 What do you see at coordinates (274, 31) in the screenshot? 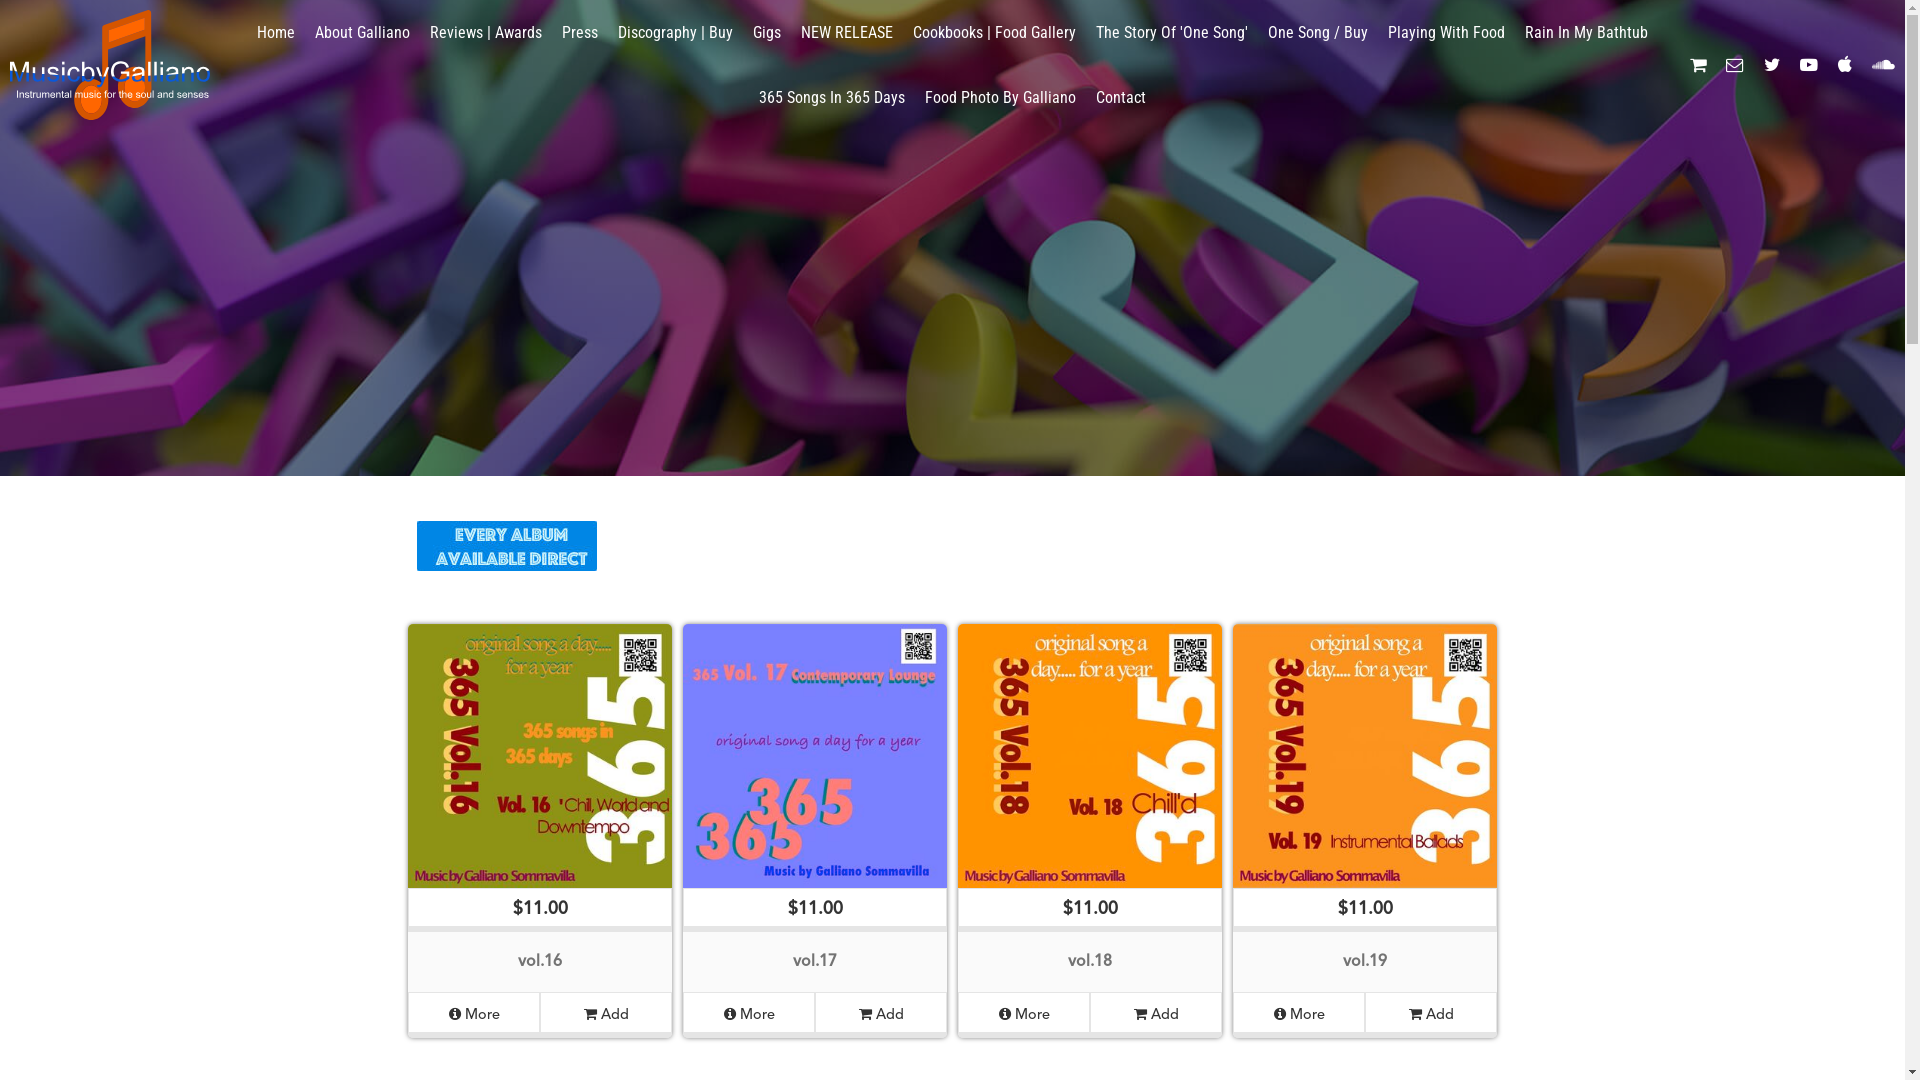
I see `'Home'` at bounding box center [274, 31].